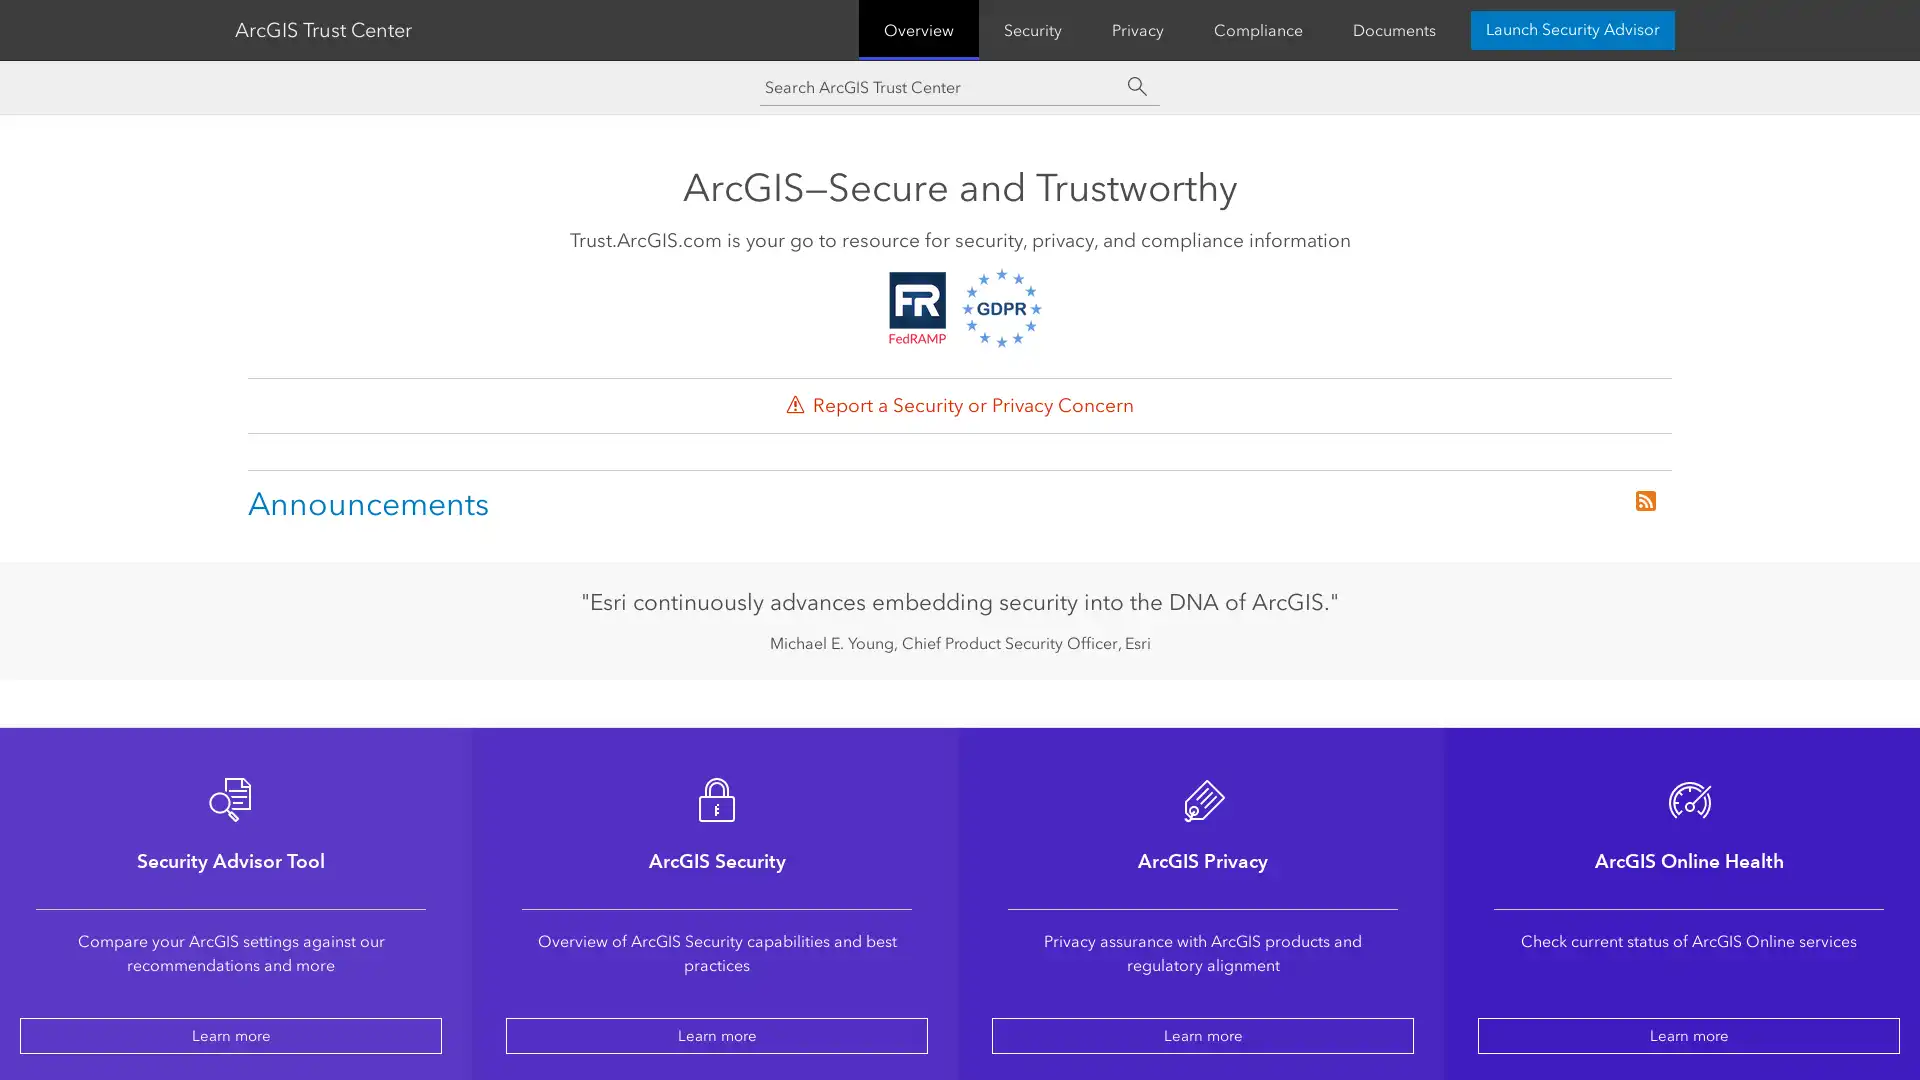 The width and height of the screenshot is (1920, 1080). What do you see at coordinates (773, 27) in the screenshot?
I see `Stories` at bounding box center [773, 27].